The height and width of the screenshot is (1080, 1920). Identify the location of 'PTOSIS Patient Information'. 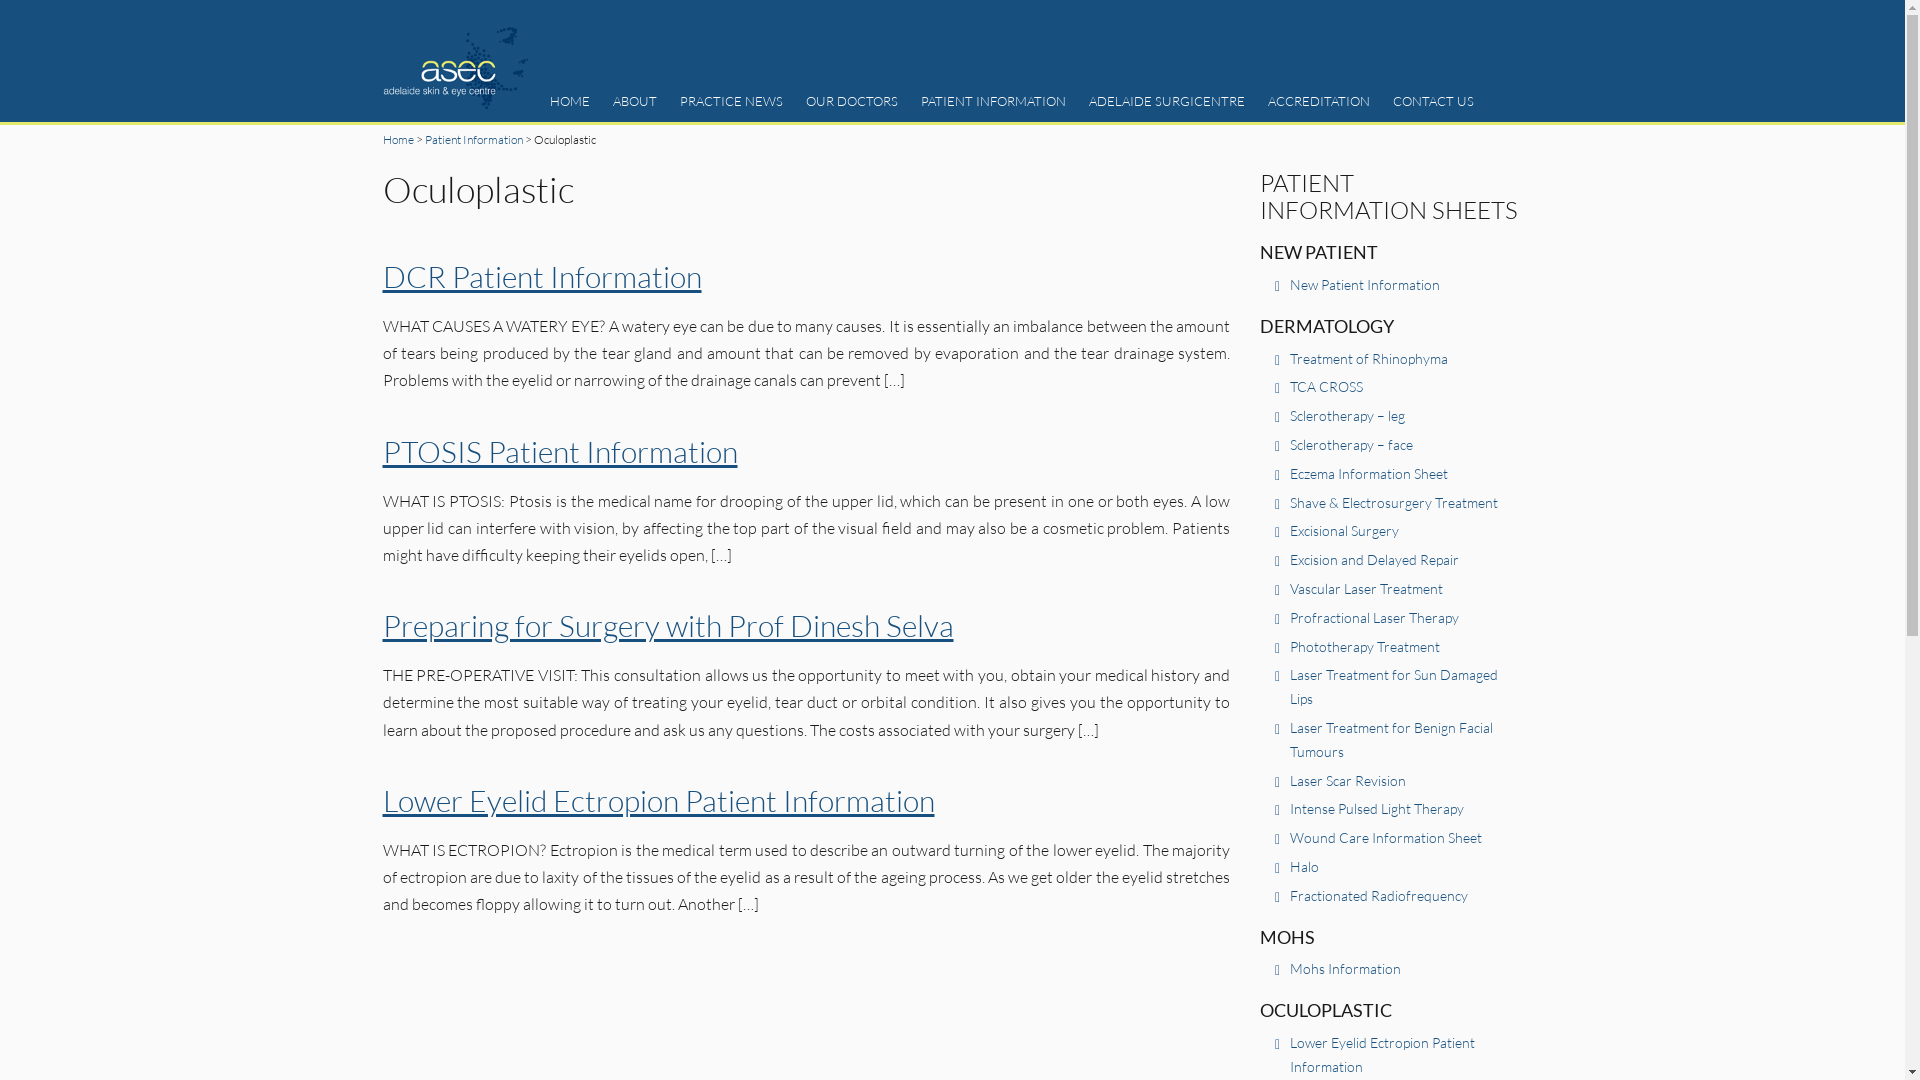
(559, 451).